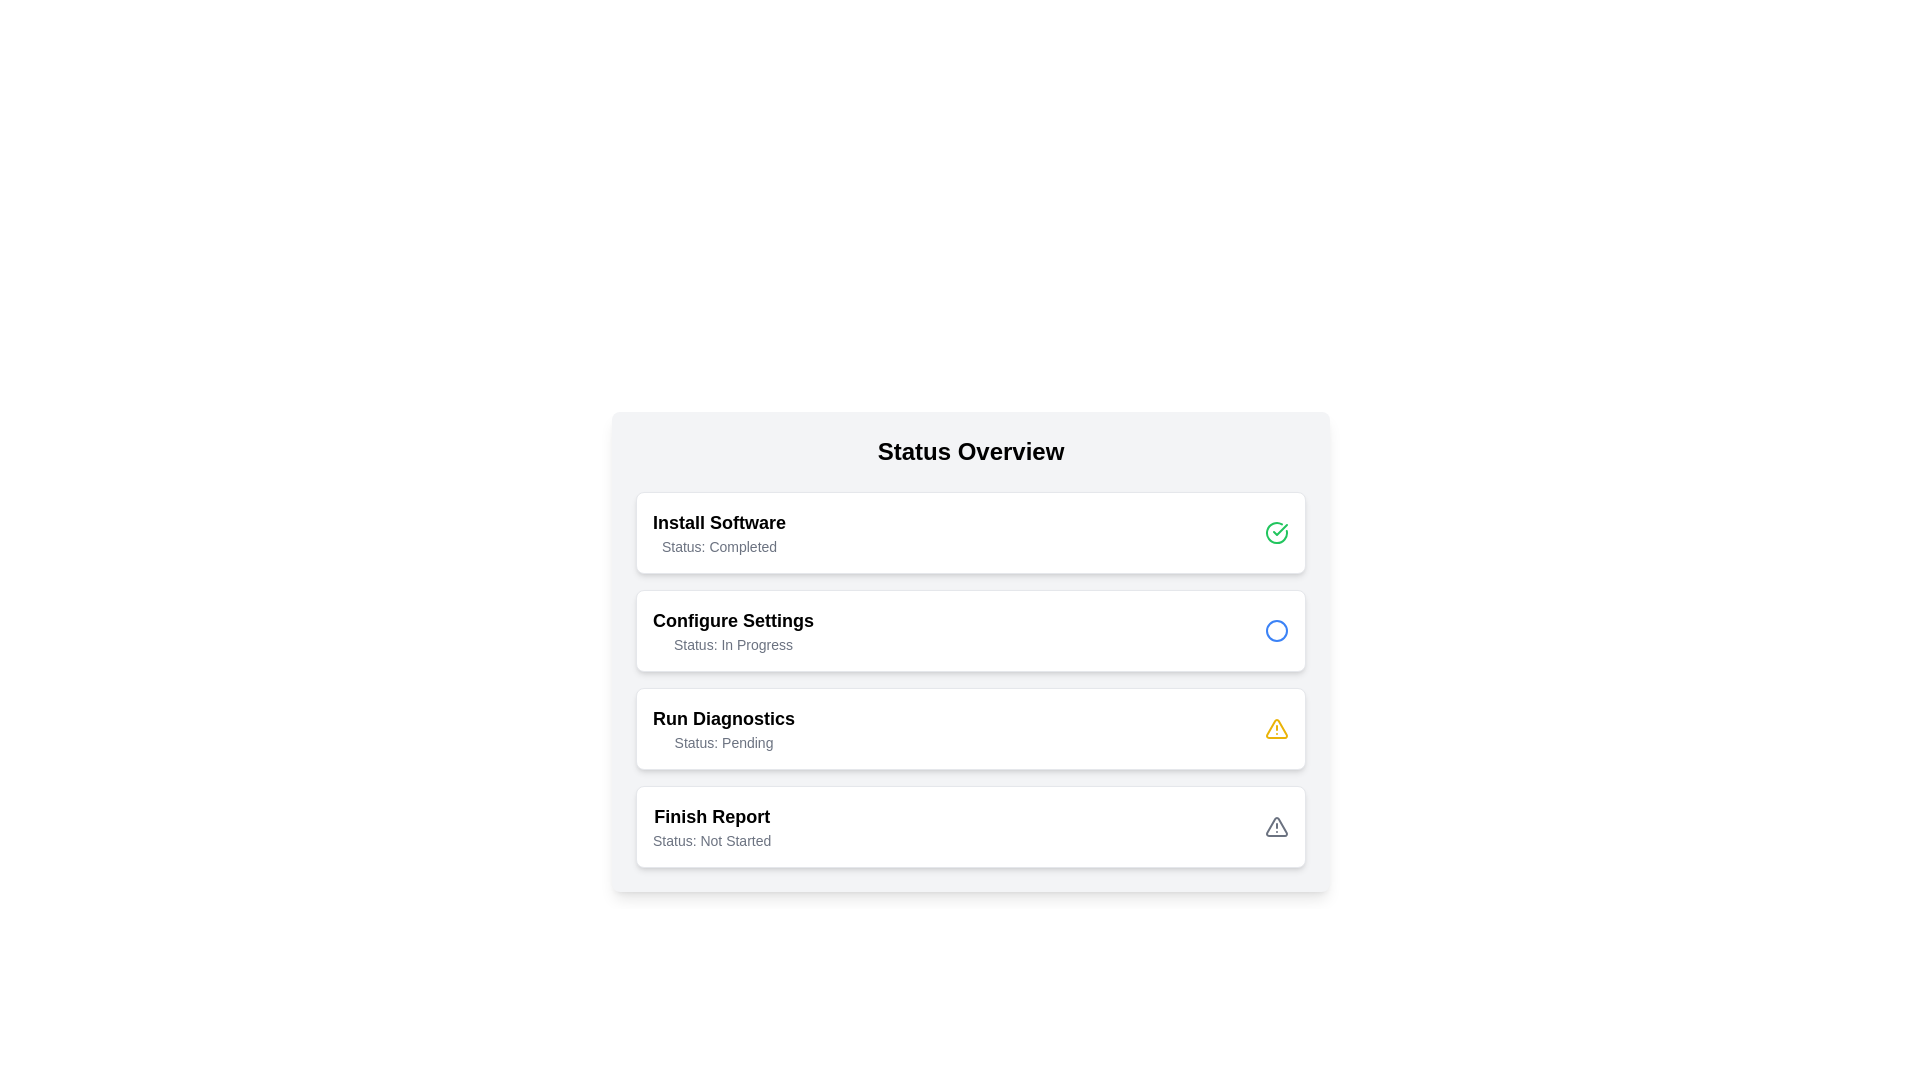 The image size is (1920, 1080). What do you see at coordinates (732, 631) in the screenshot?
I see `the Text block titled 'Configure Settings' which contains the subtitle 'Status: In Progress', located in the second row of a vertical list within a white card` at bounding box center [732, 631].